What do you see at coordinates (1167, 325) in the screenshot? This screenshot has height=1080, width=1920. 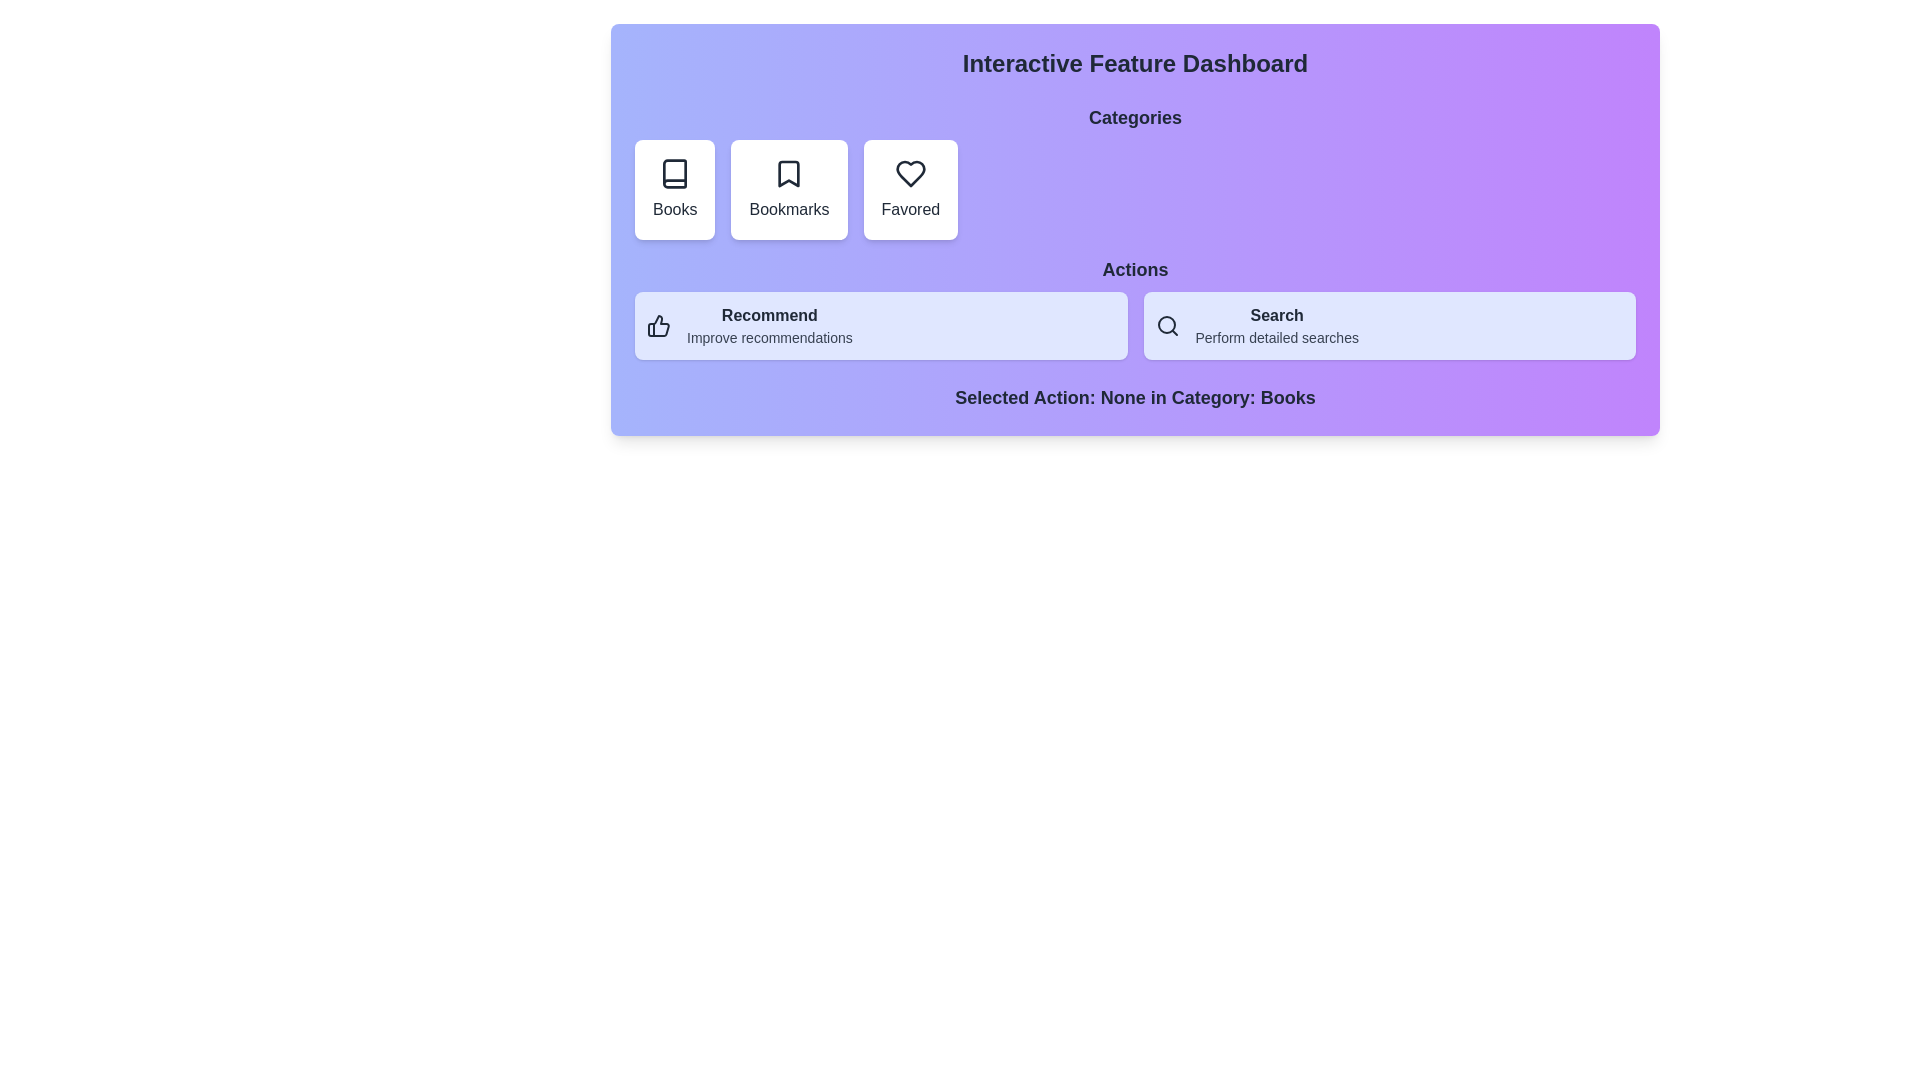 I see `the circular magnifying glass Search icon located on the second action button in the 'Actions' section, specifically inside the 'Search' button to the left of the text label` at bounding box center [1167, 325].